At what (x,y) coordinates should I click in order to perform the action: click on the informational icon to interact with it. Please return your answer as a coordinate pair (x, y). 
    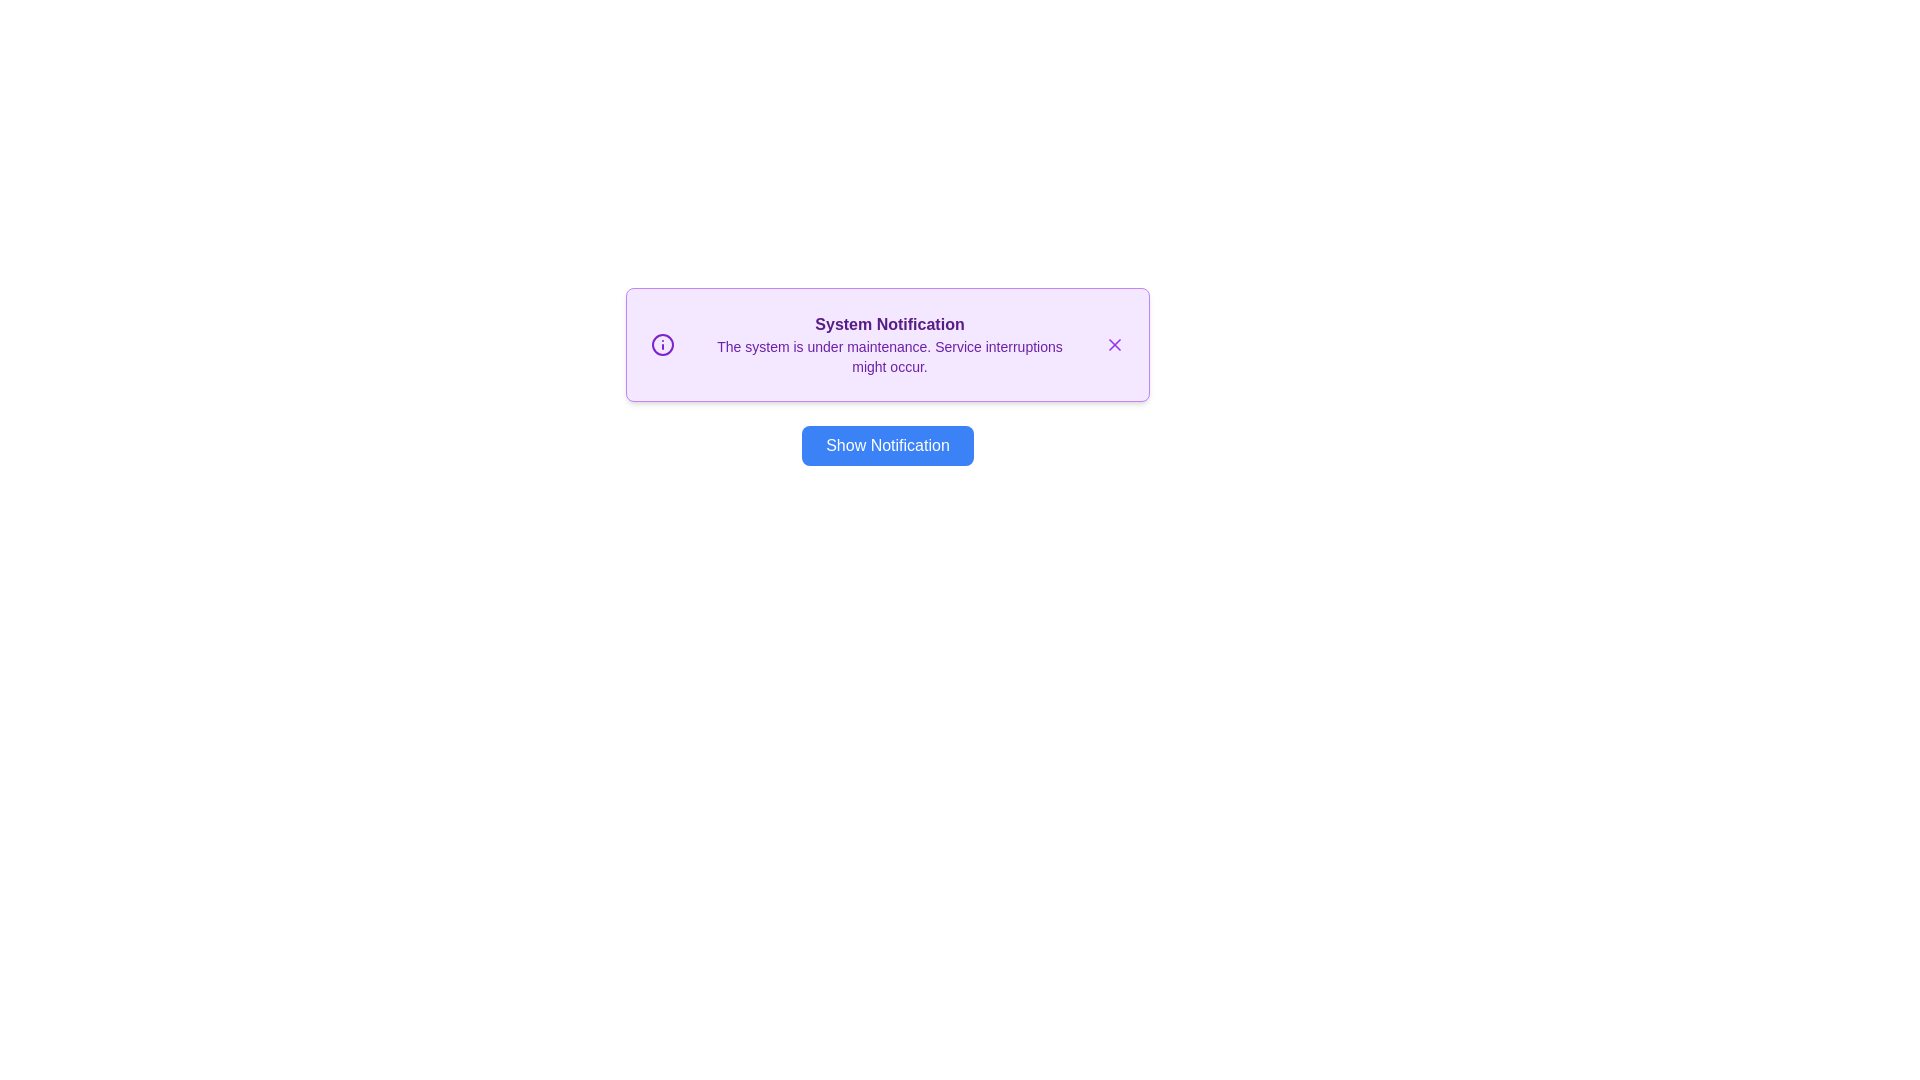
    Looking at the image, I should click on (662, 343).